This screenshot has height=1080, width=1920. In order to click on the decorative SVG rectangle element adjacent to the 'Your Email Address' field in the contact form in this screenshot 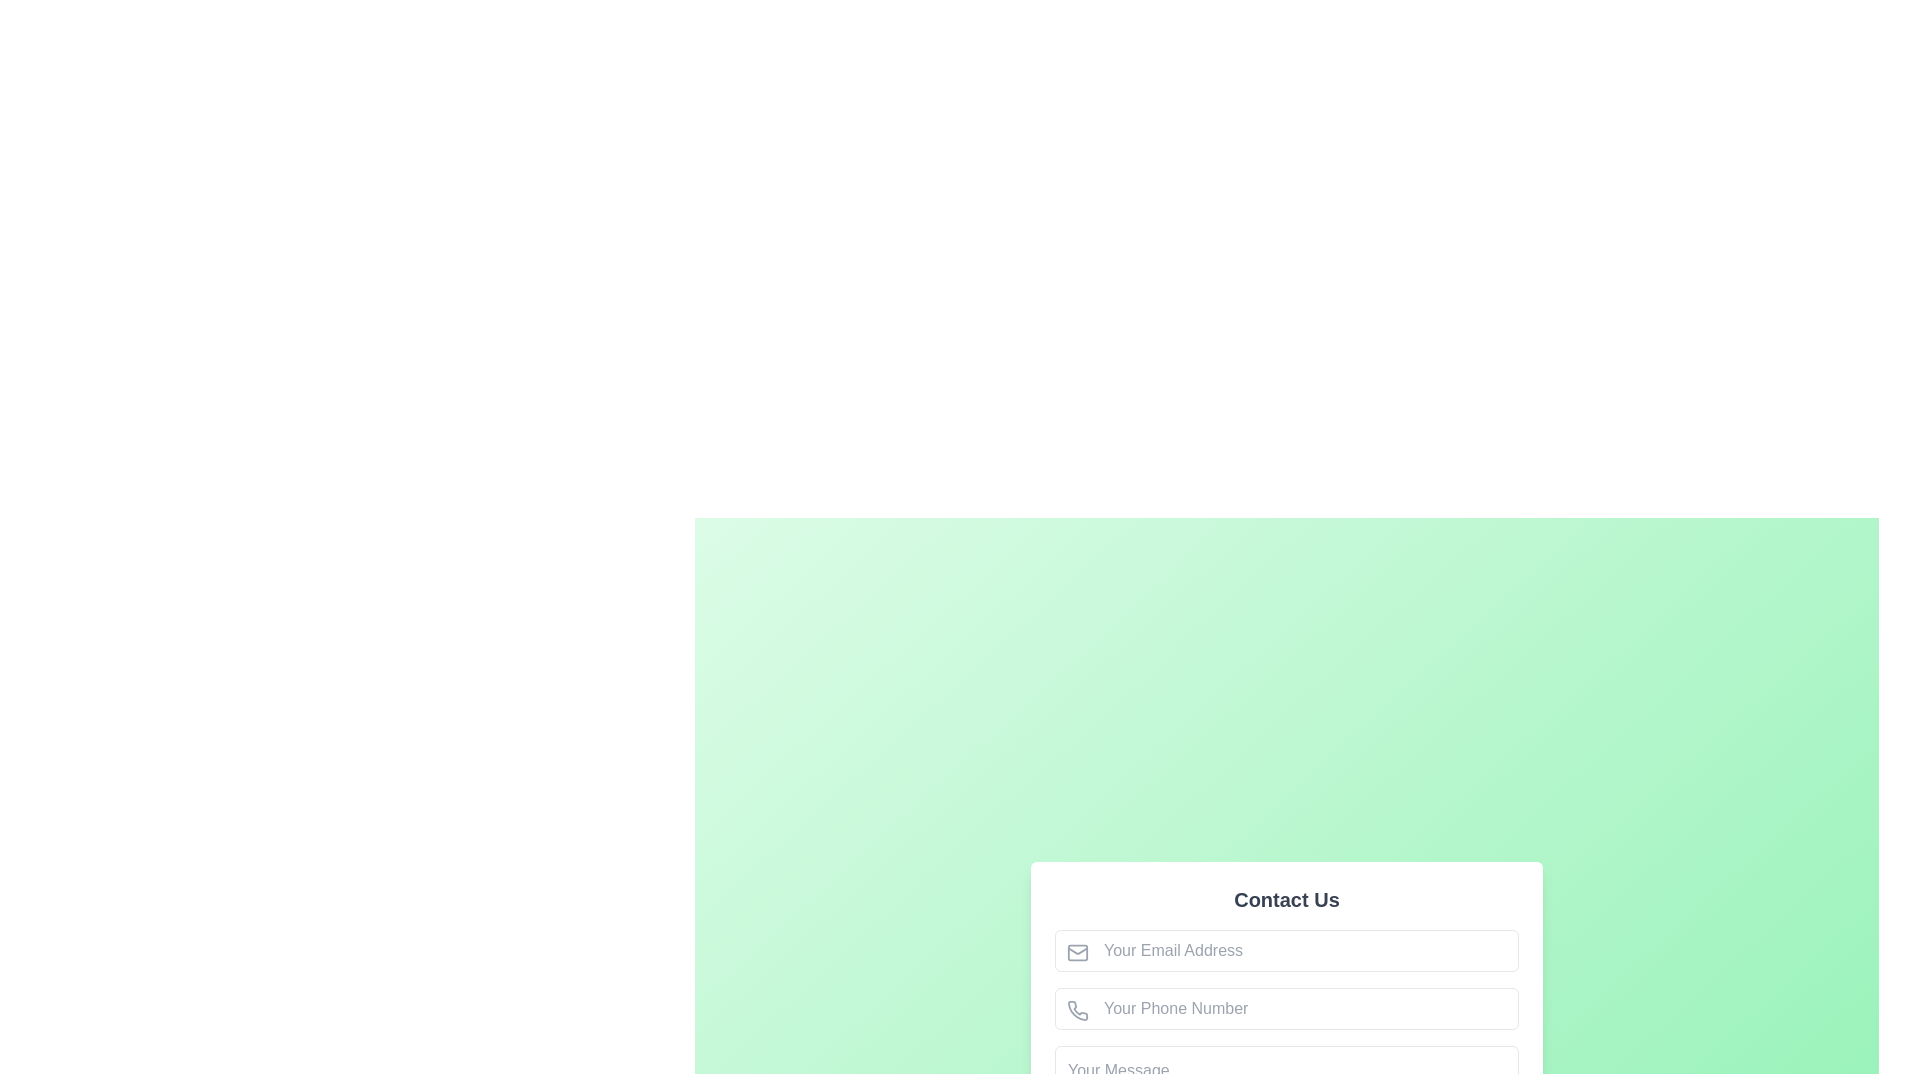, I will do `click(1077, 951)`.